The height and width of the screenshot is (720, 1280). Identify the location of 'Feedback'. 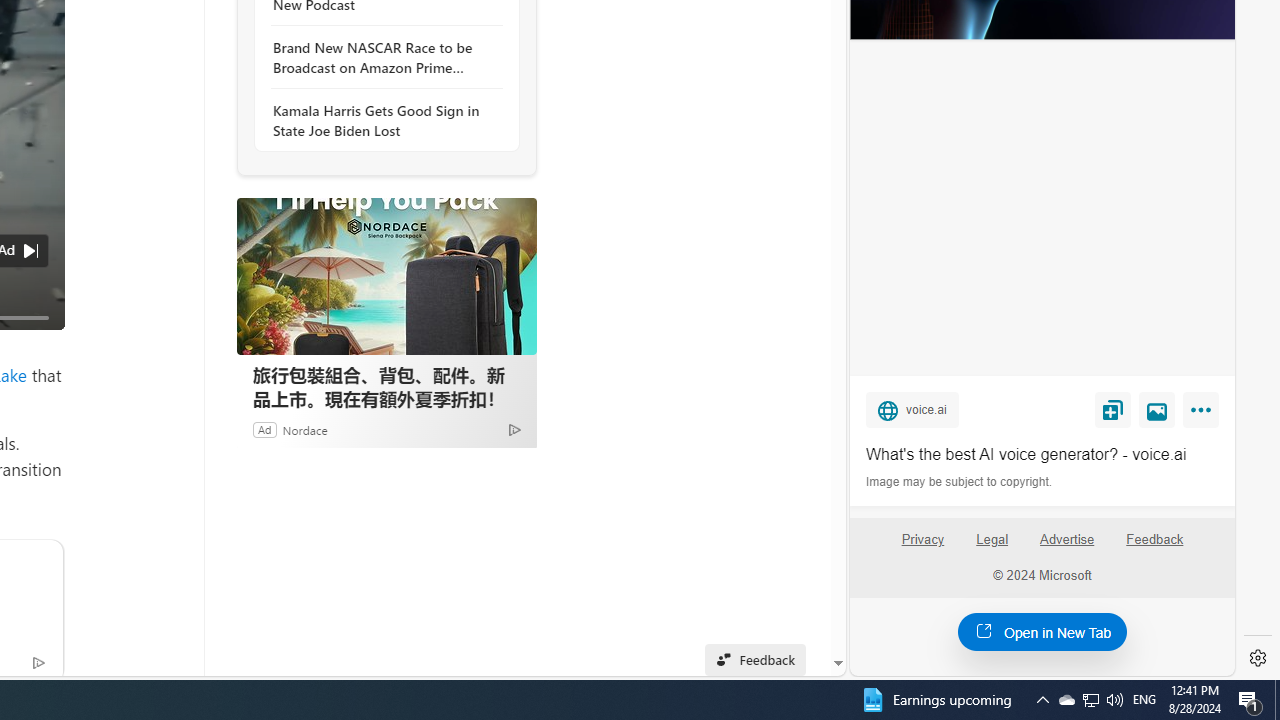
(1155, 538).